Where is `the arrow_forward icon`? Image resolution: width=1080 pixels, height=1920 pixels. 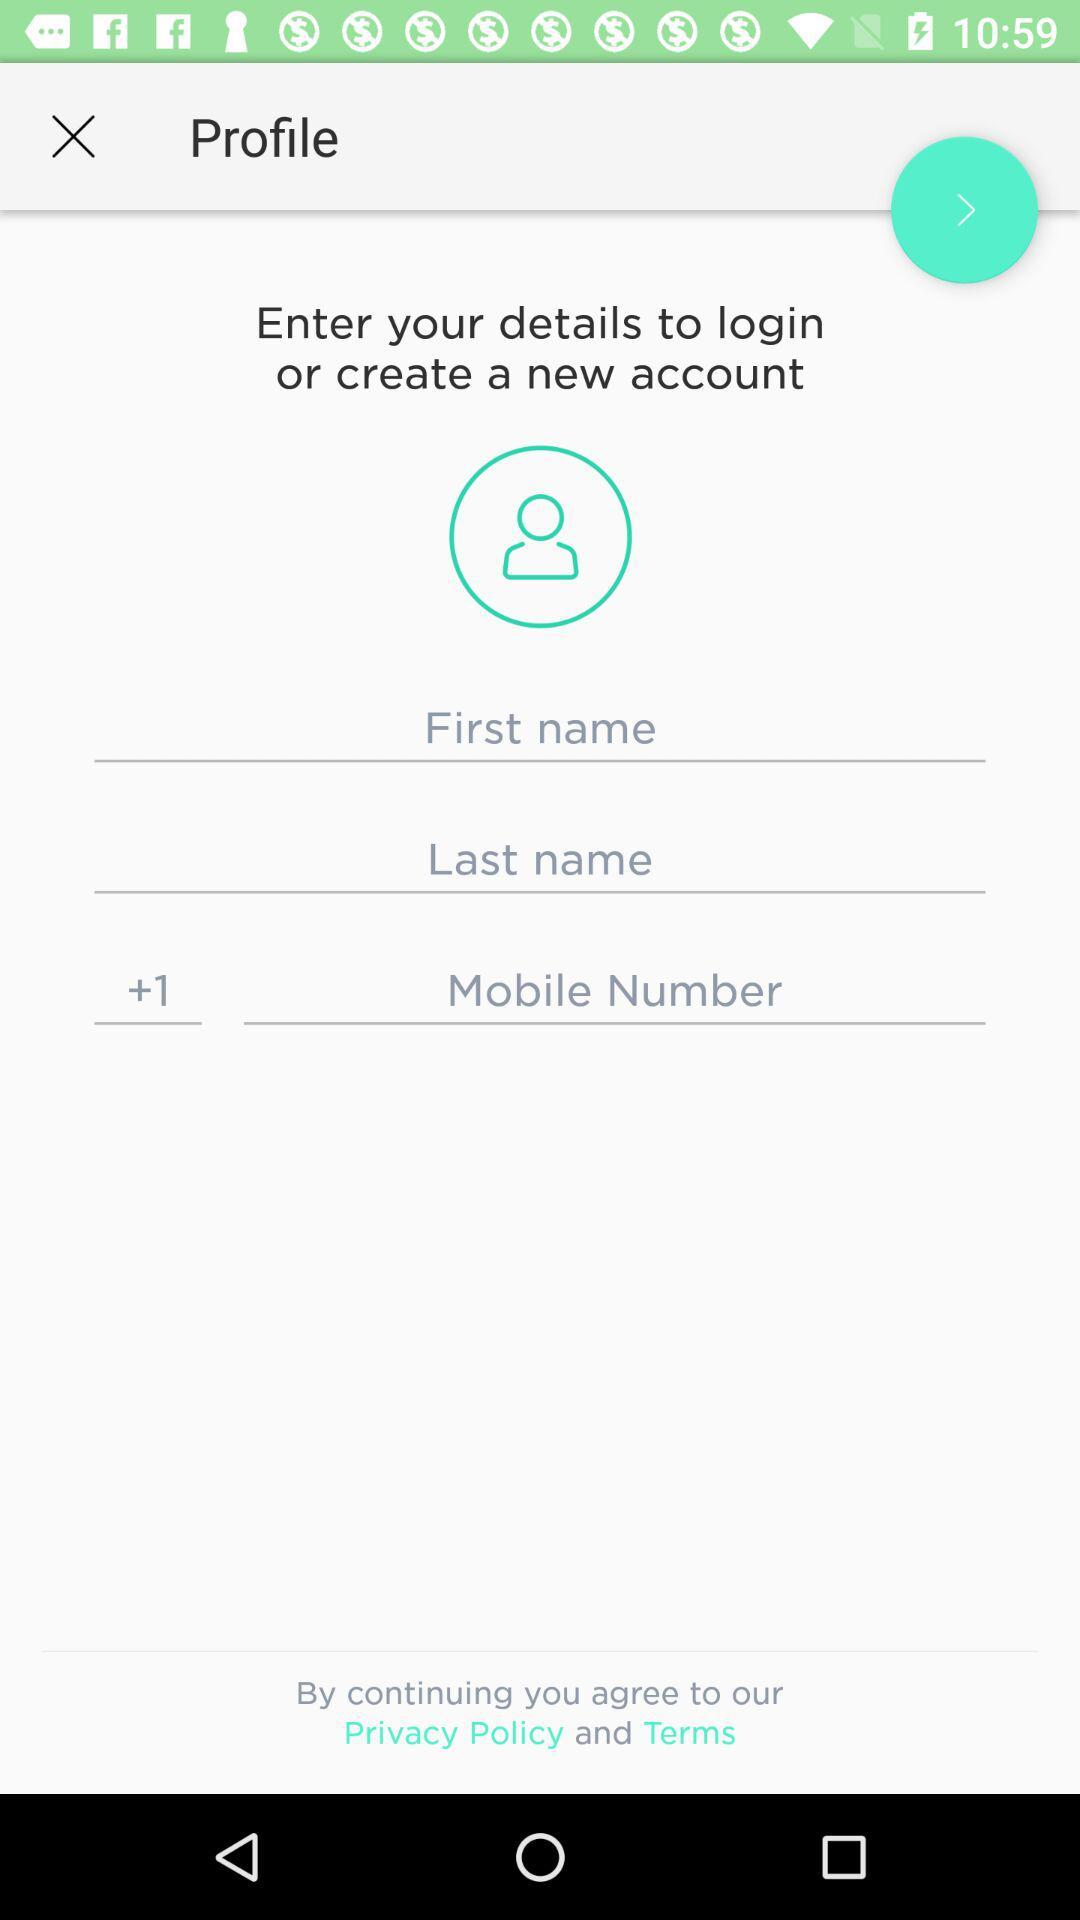 the arrow_forward icon is located at coordinates (963, 210).